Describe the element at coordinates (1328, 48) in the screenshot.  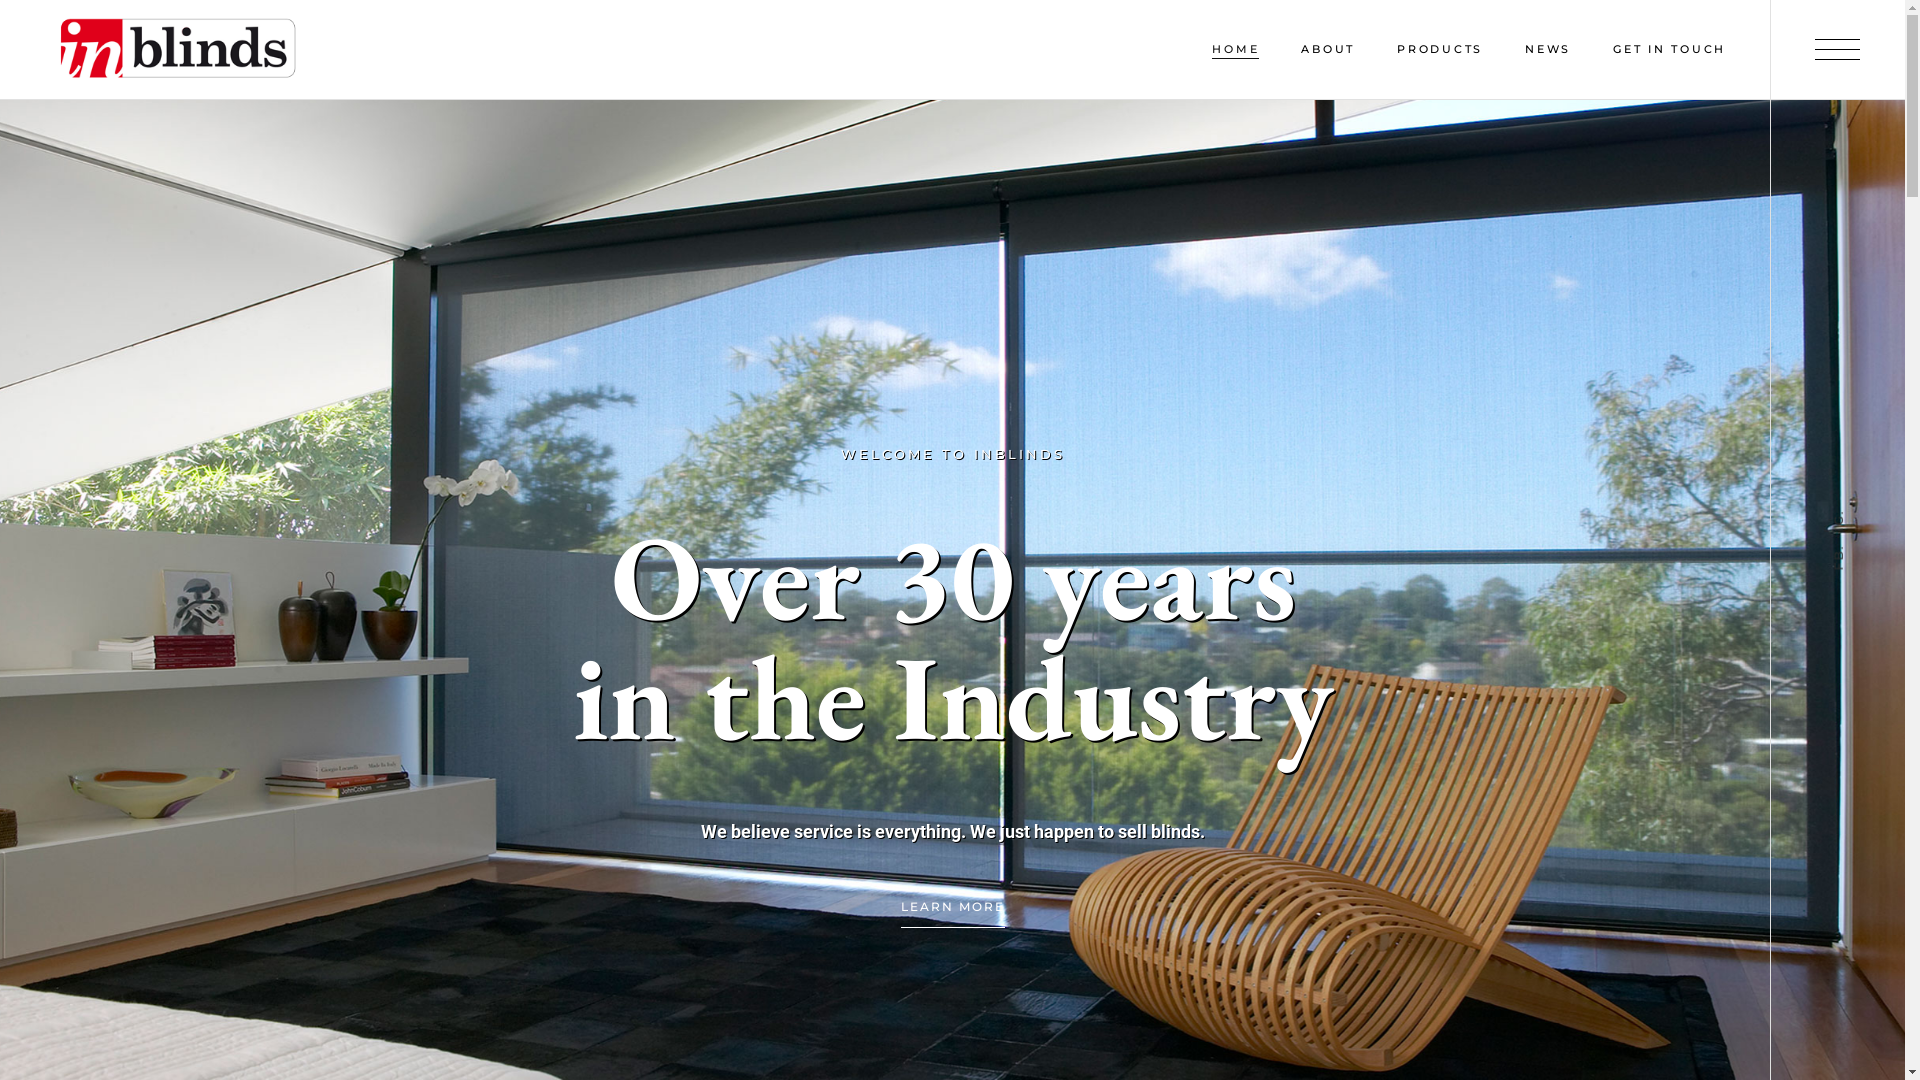
I see `'ABOUT'` at that location.